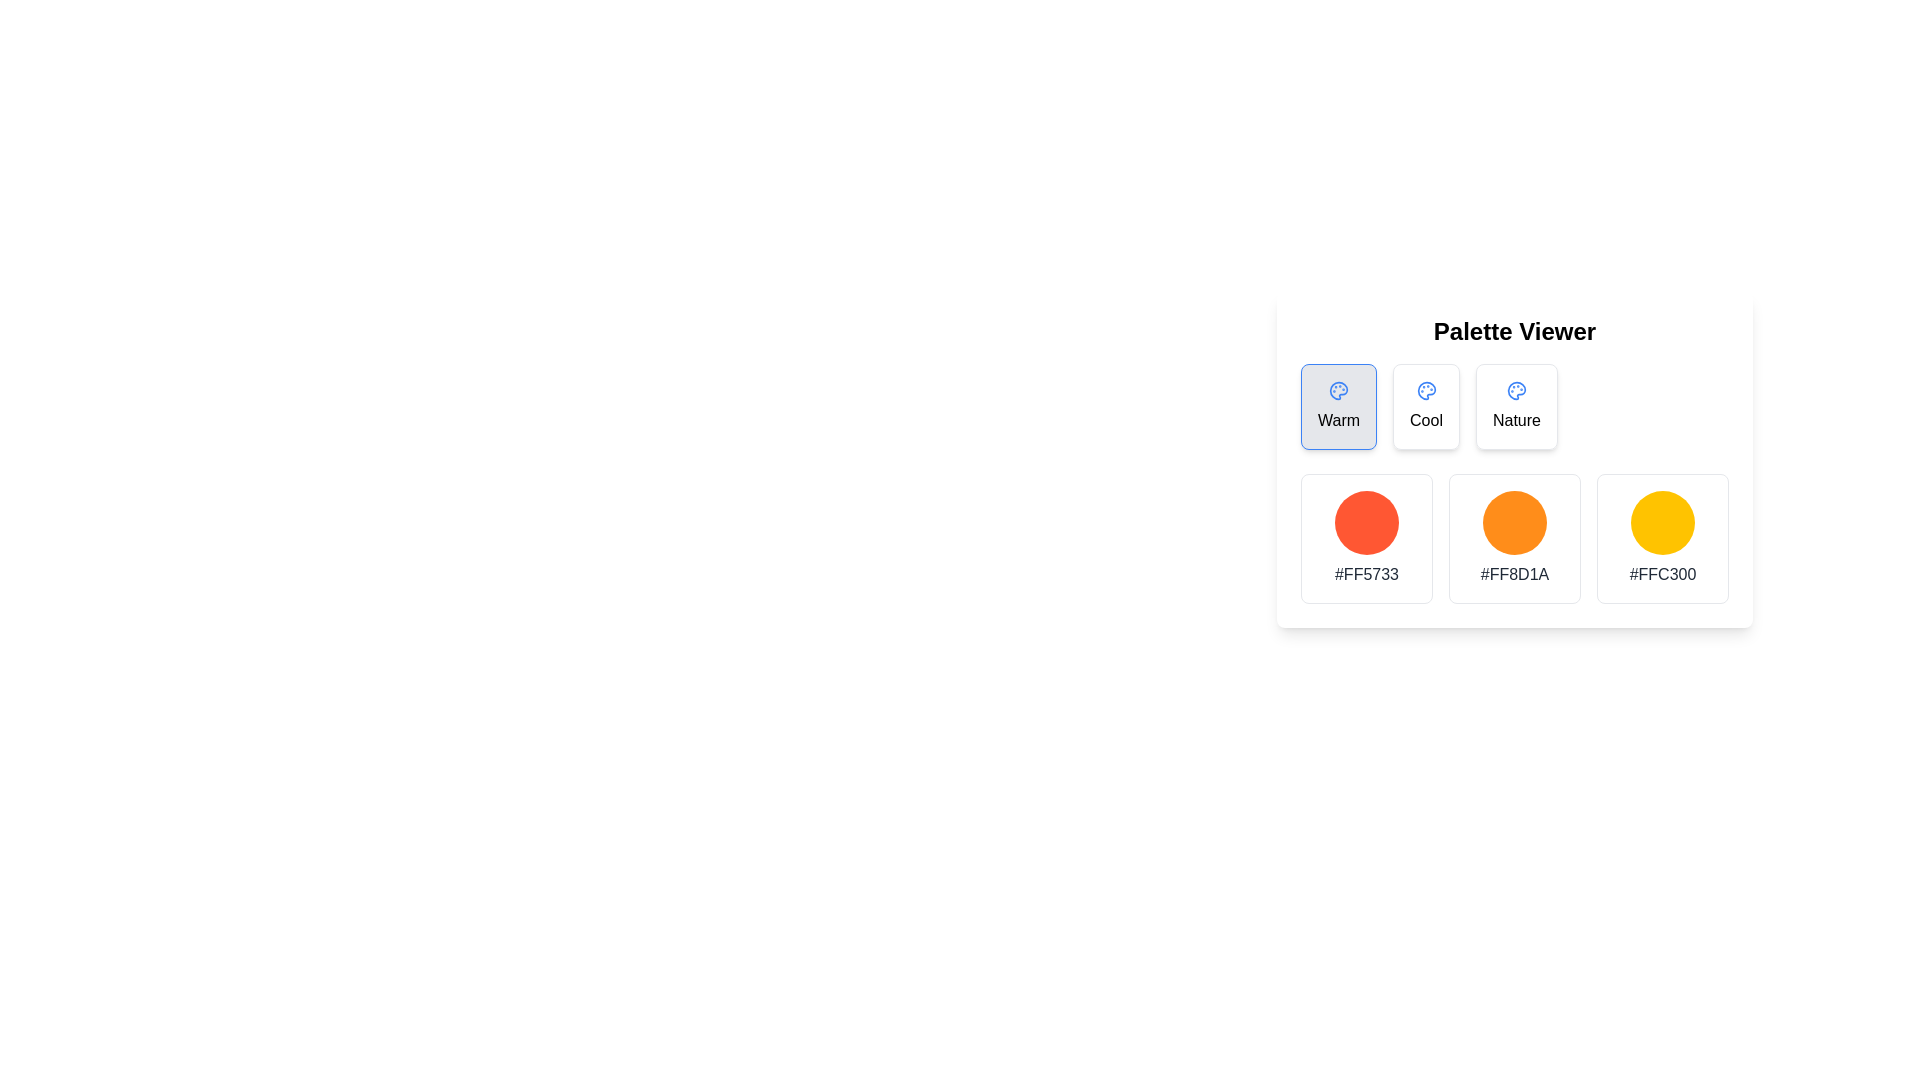 This screenshot has height=1080, width=1920. Describe the element at coordinates (1515, 538) in the screenshot. I see `color information visually from the Card element displaying the color swatch in orange (#FF8D1A) and the corresponding color code '#FF8D1A'` at that location.